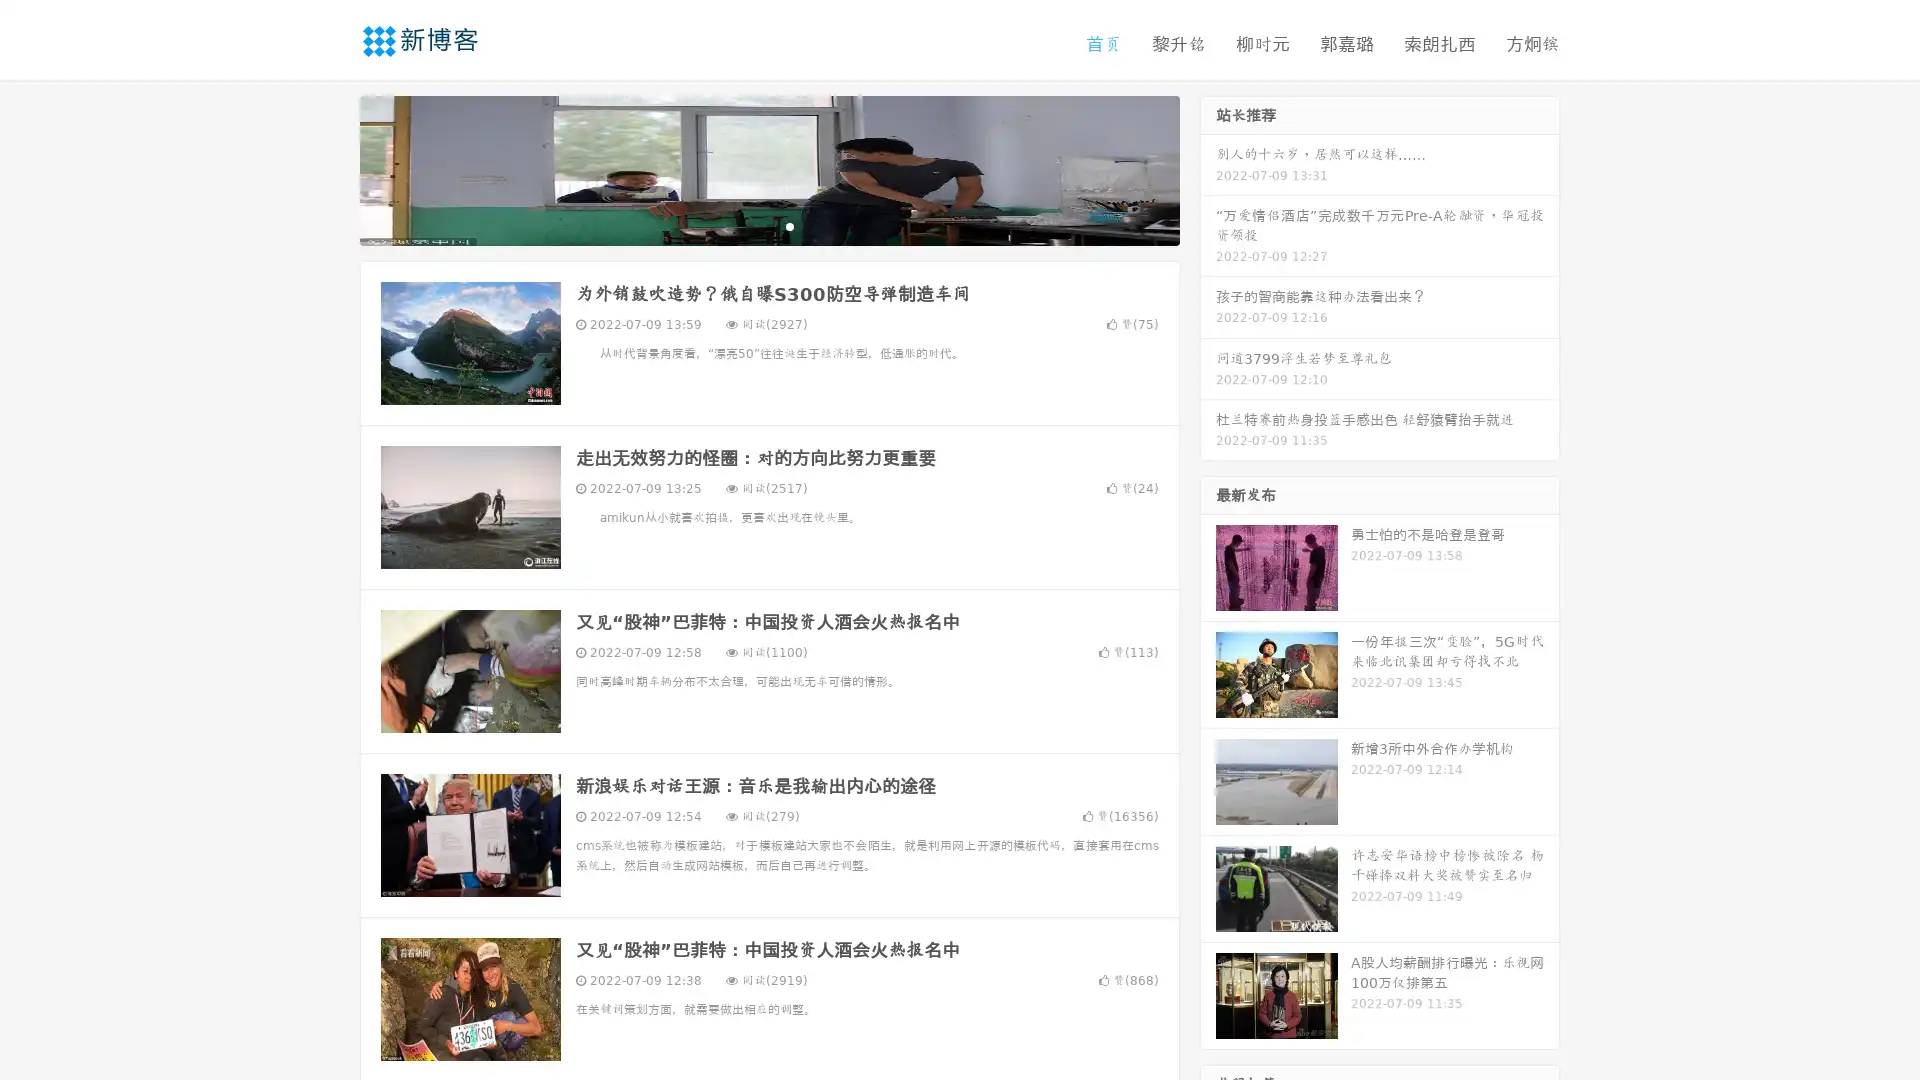 Image resolution: width=1920 pixels, height=1080 pixels. I want to click on Go to slide 2, so click(768, 225).